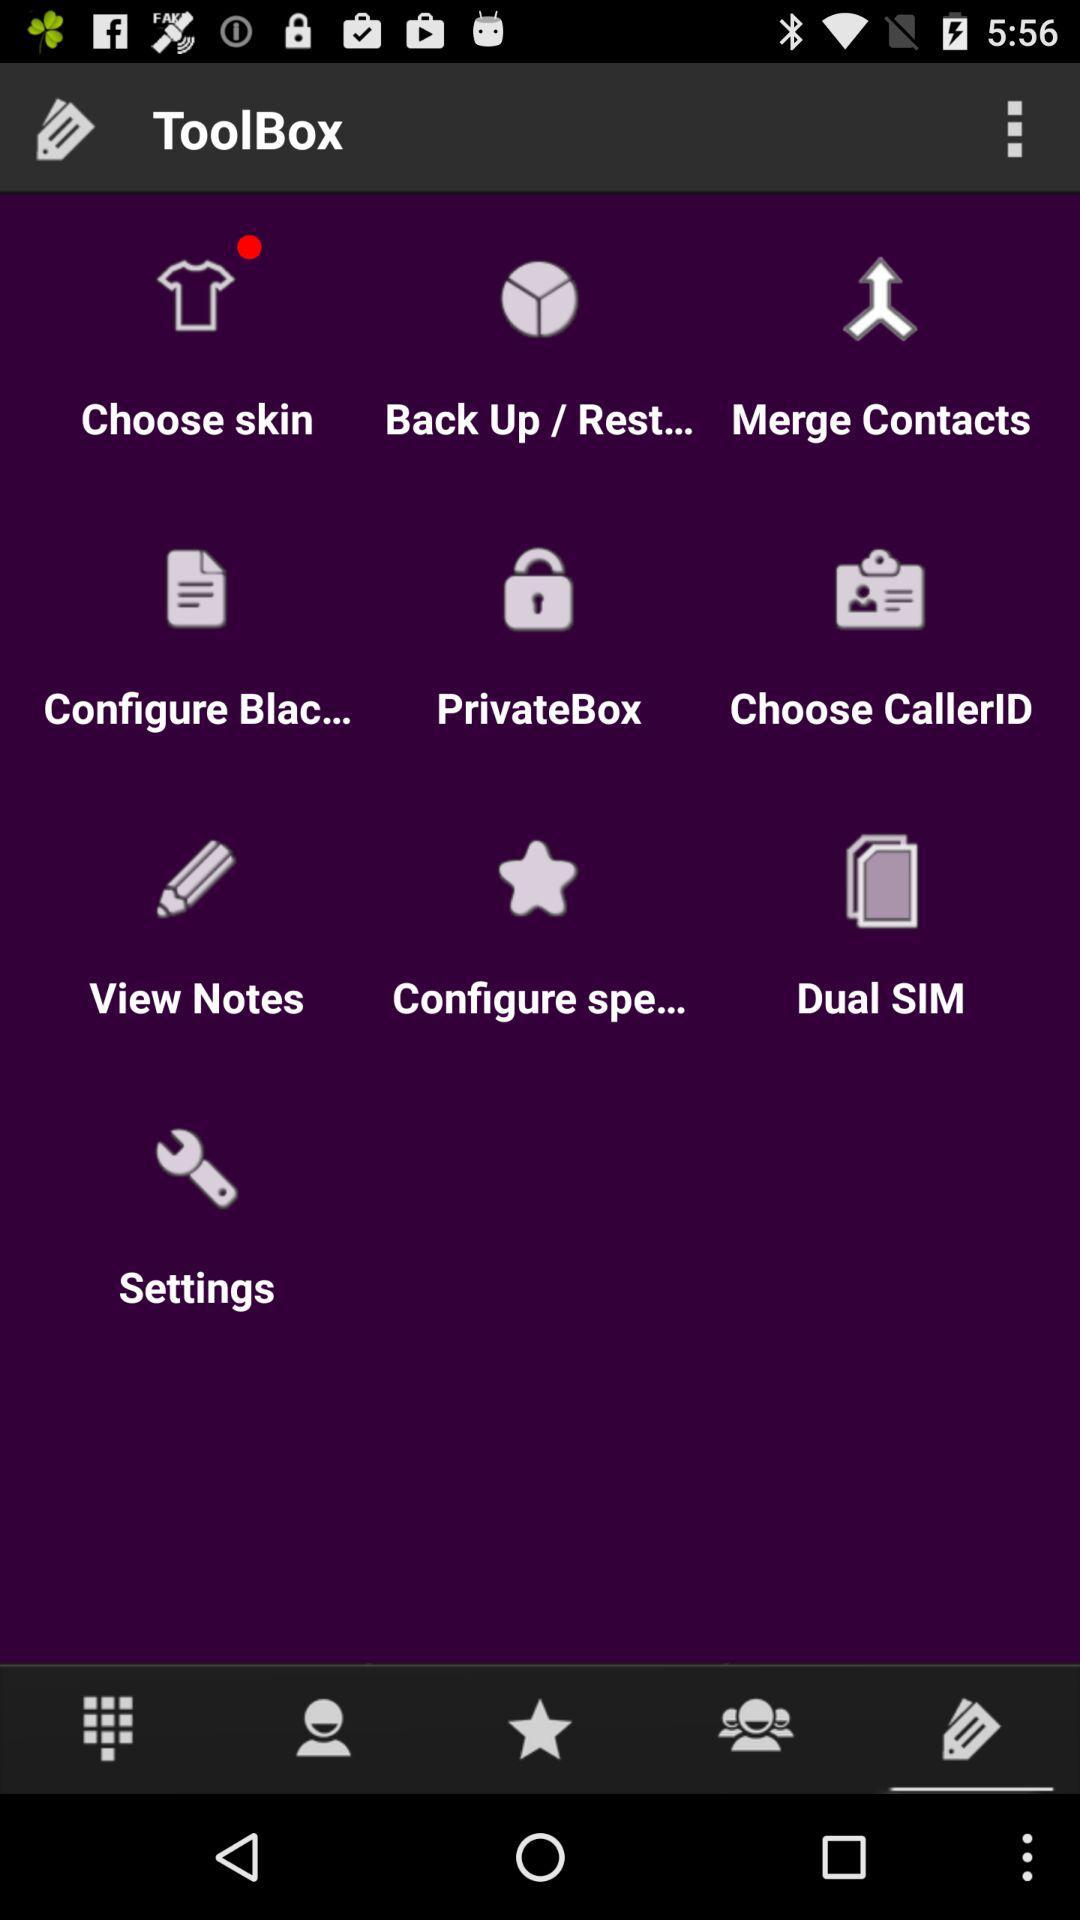 This screenshot has height=1920, width=1080. What do you see at coordinates (323, 1727) in the screenshot?
I see `profile` at bounding box center [323, 1727].